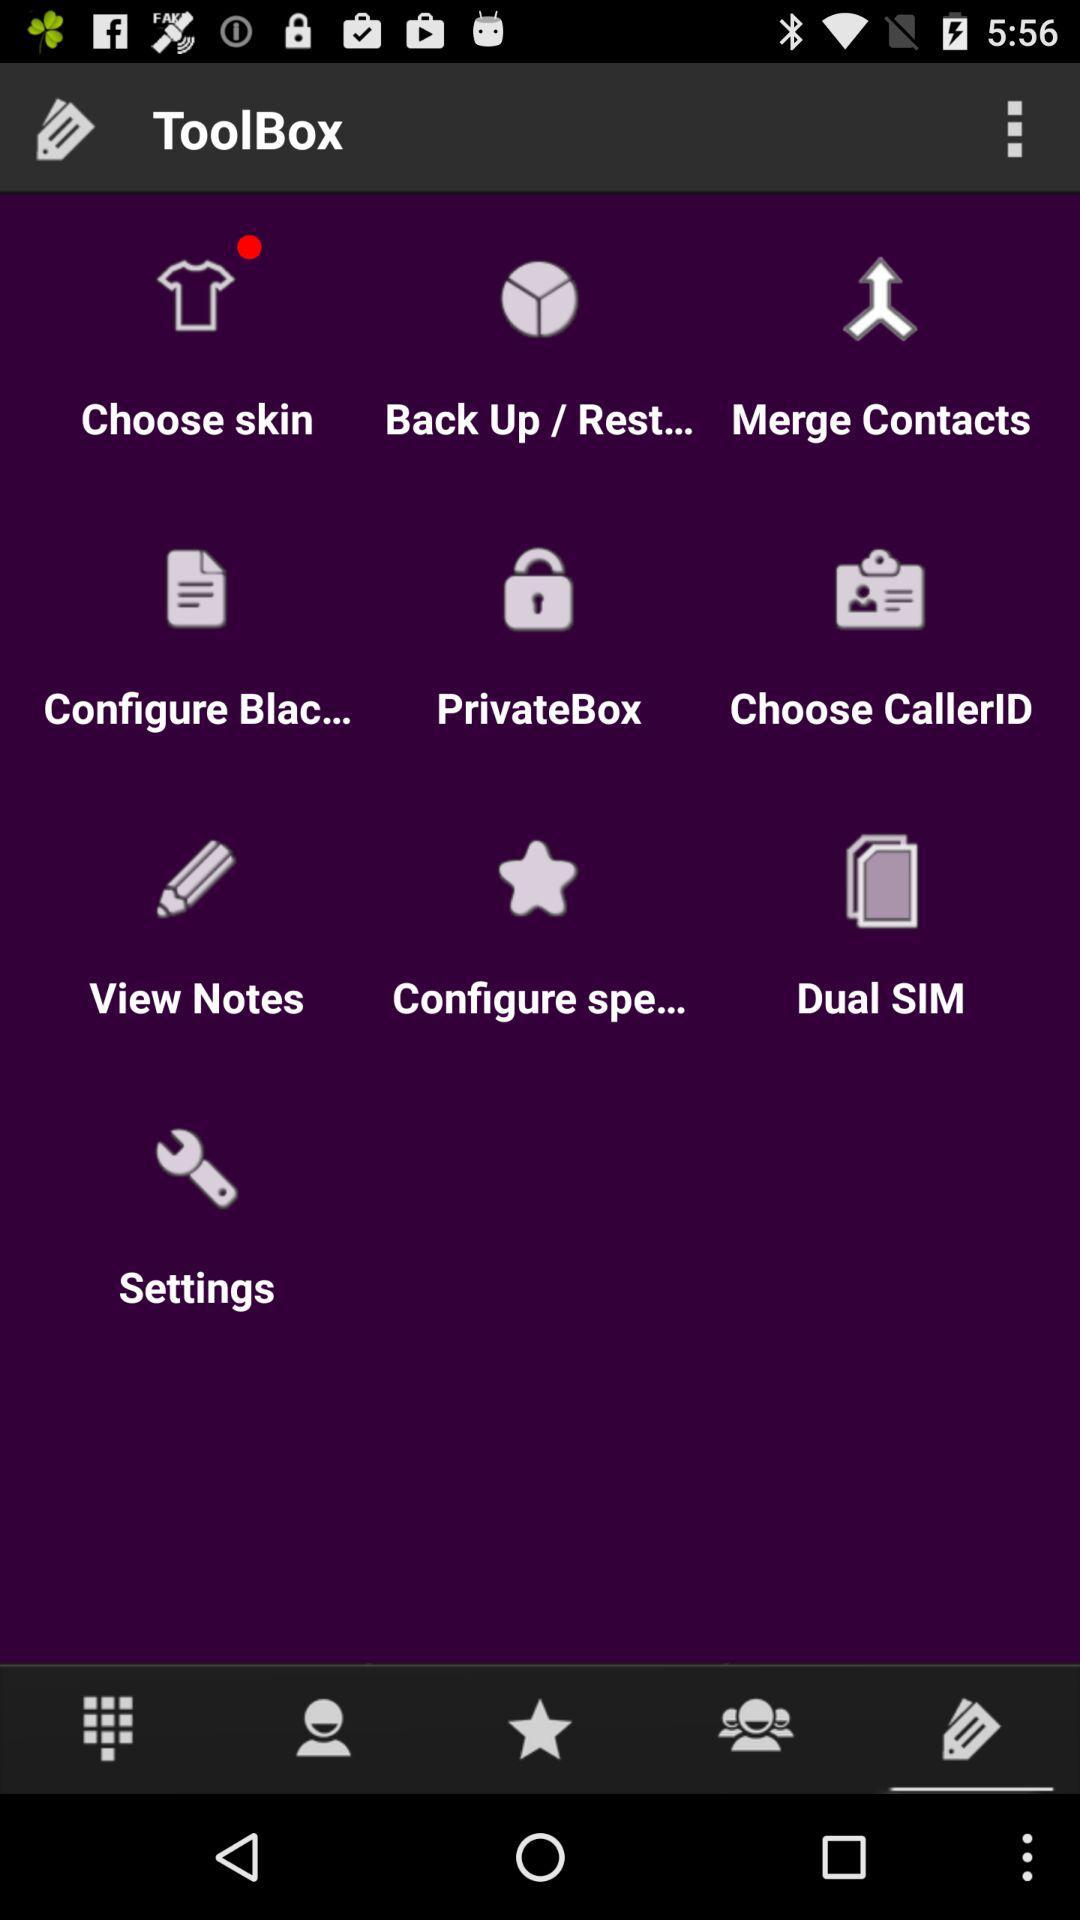 This screenshot has height=1920, width=1080. What do you see at coordinates (323, 1727) in the screenshot?
I see `profile` at bounding box center [323, 1727].